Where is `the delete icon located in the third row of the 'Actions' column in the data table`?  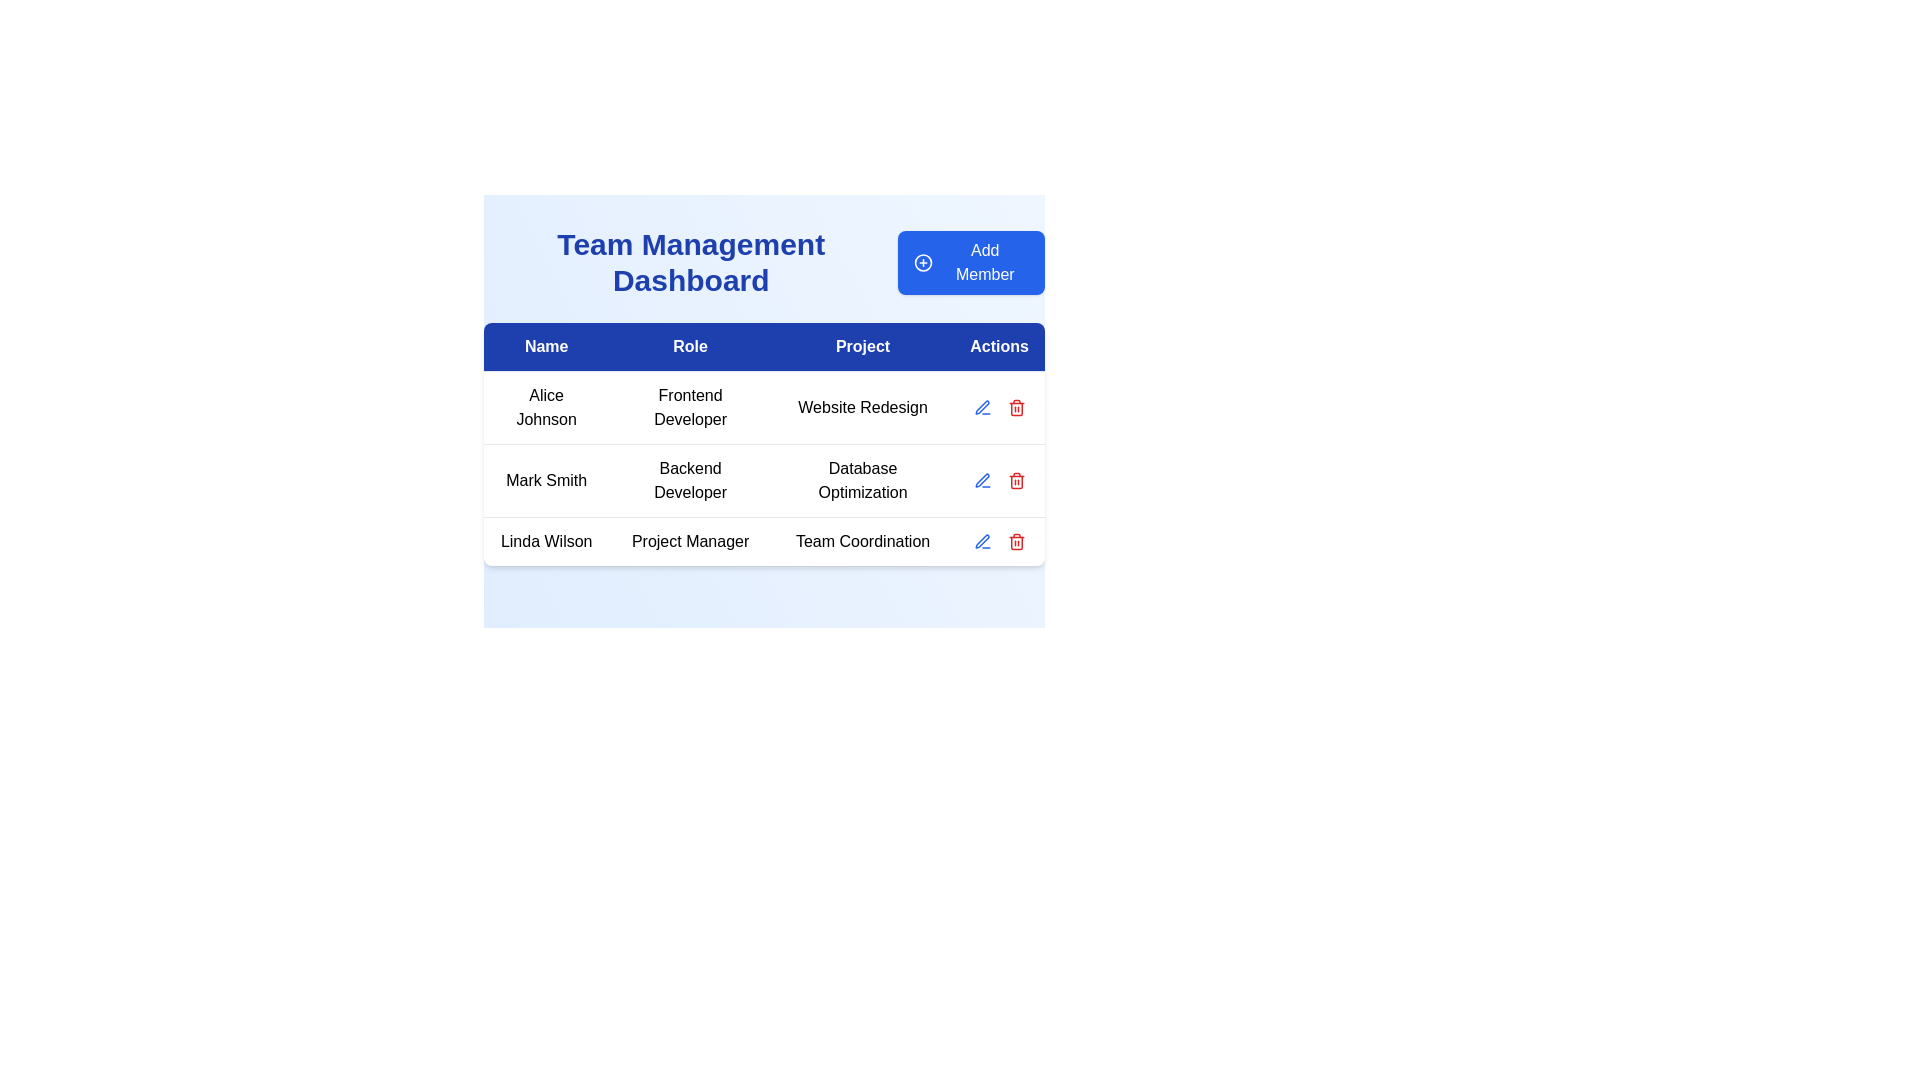
the delete icon located in the third row of the 'Actions' column in the data table is located at coordinates (1016, 543).